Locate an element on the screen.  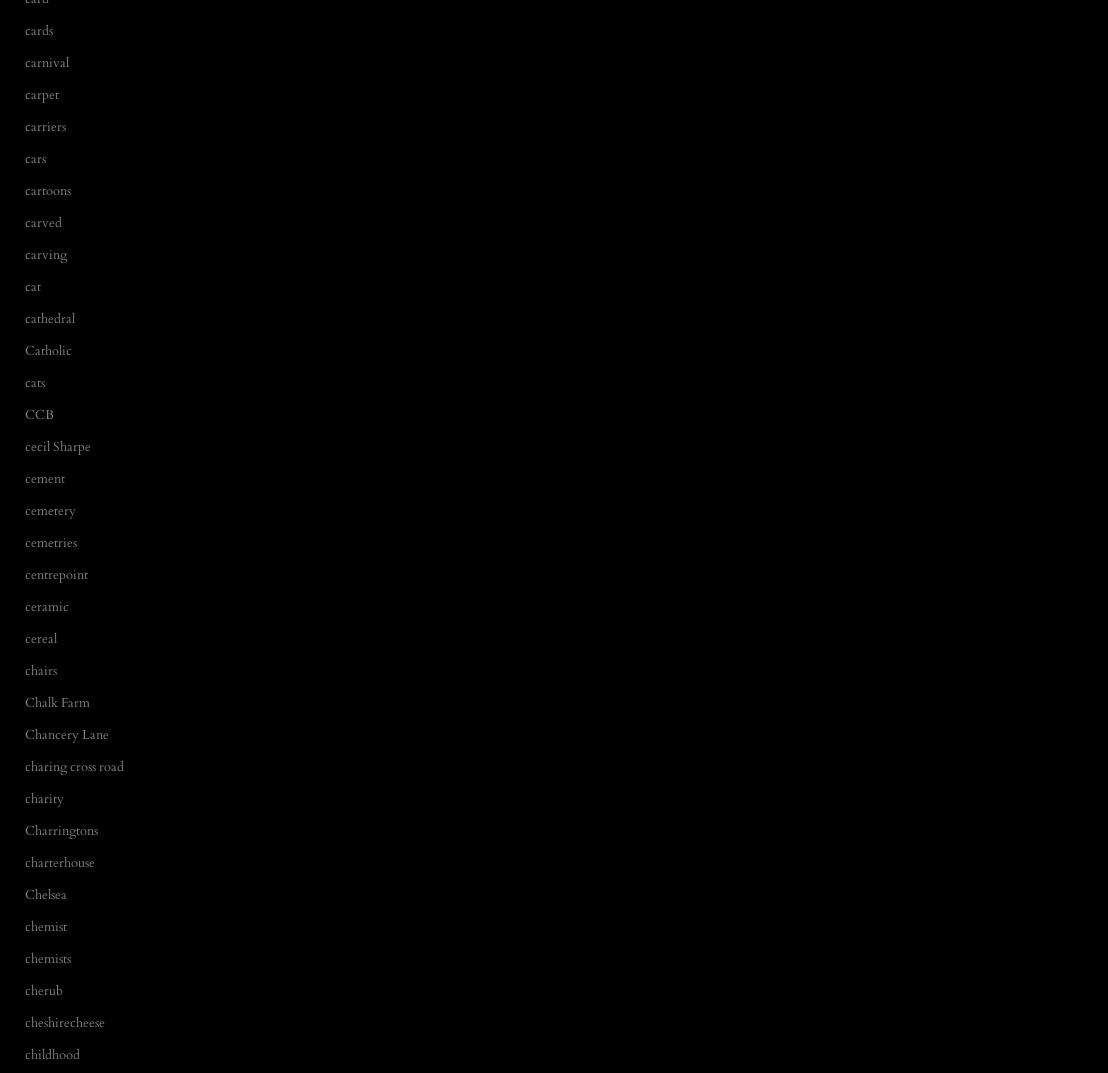
'Catholic' is located at coordinates (25, 350).